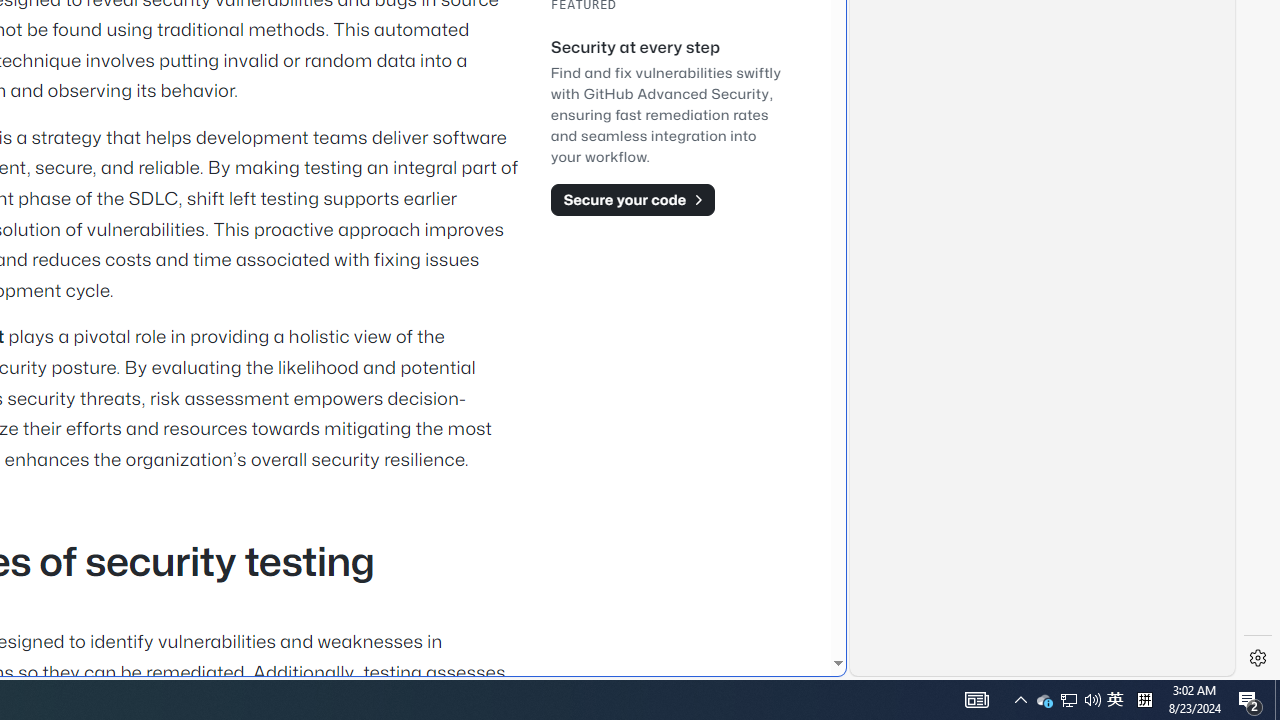 The image size is (1280, 720). I want to click on 'Secure your code', so click(631, 199).